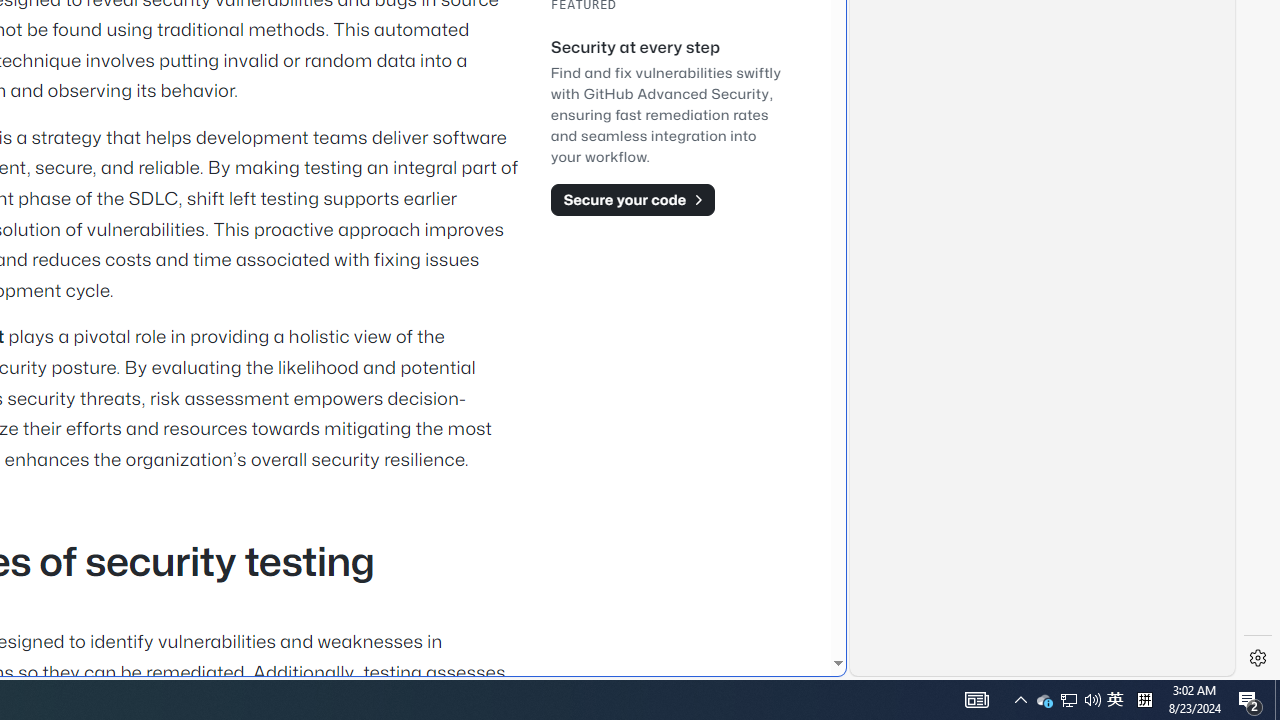 The image size is (1280, 720). I want to click on 'Secure your code', so click(631, 199).